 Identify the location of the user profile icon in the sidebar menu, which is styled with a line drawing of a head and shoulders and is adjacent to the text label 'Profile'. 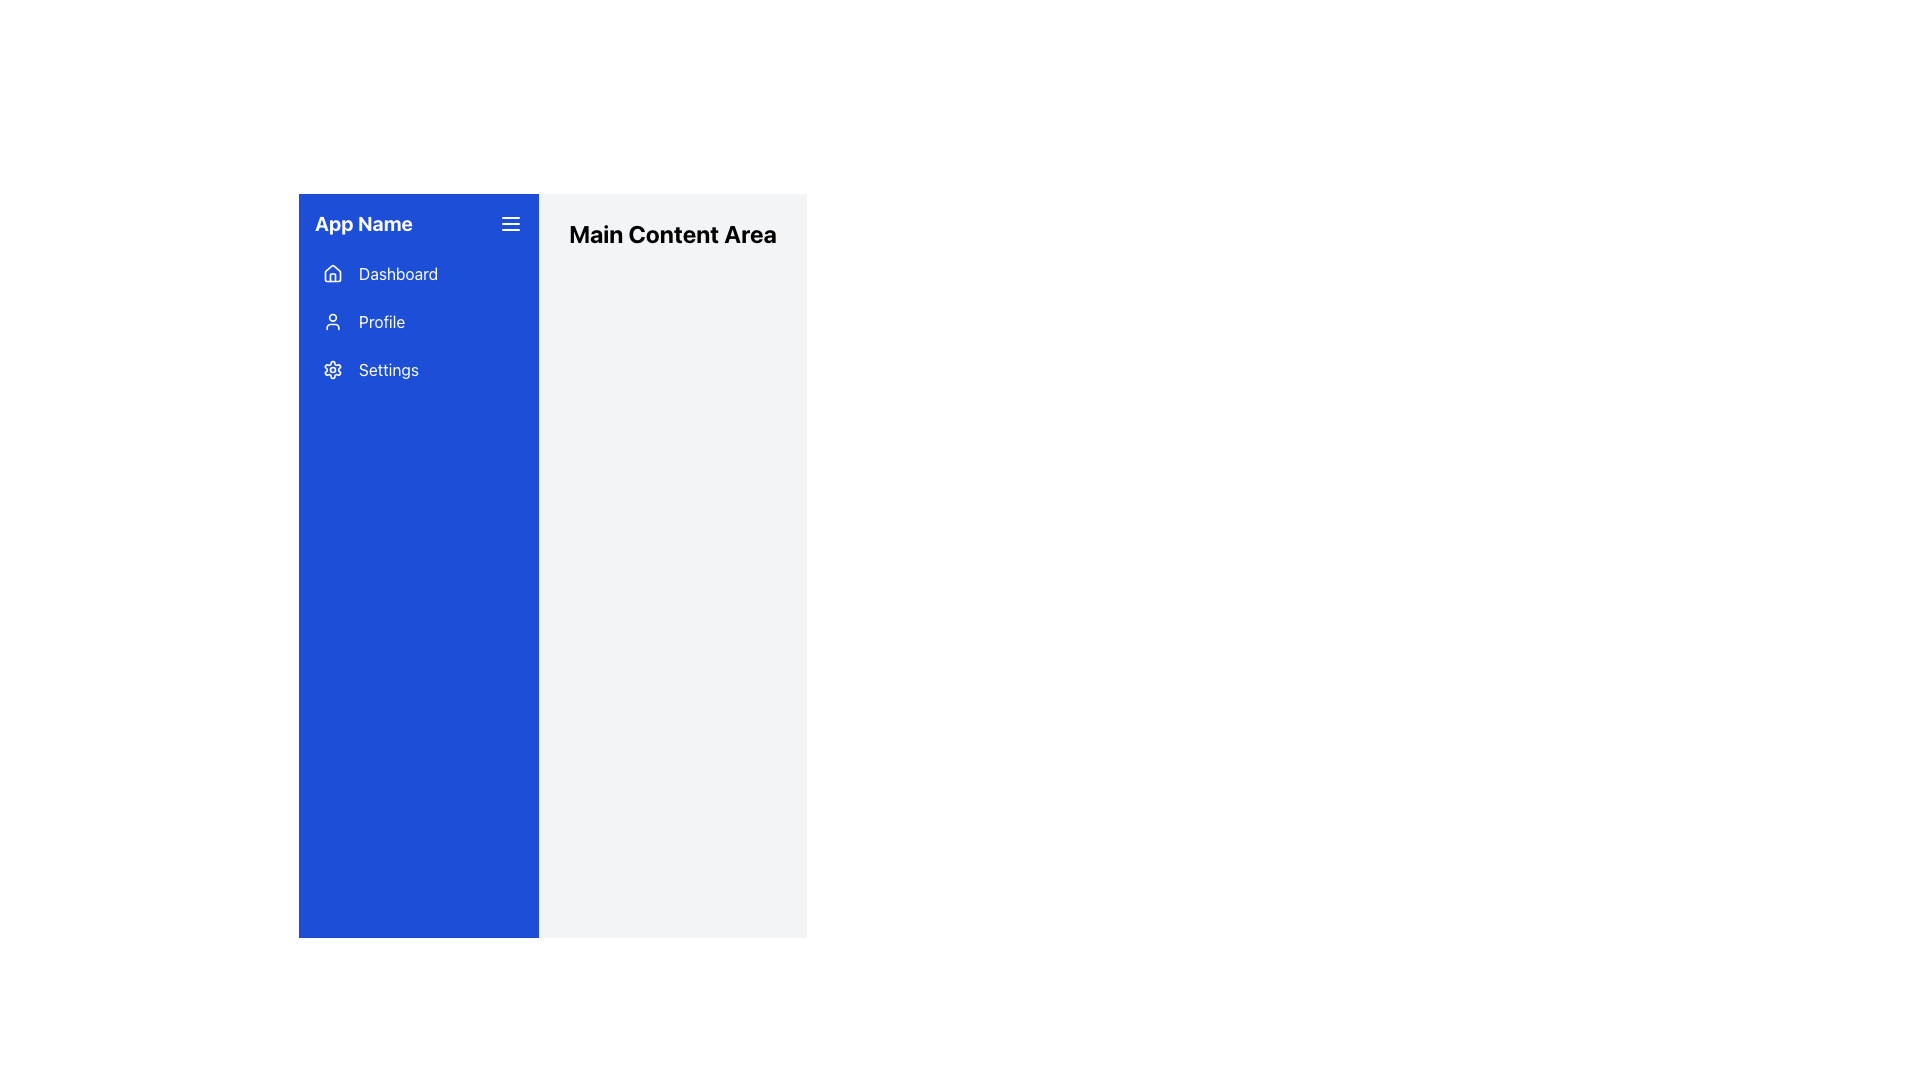
(332, 320).